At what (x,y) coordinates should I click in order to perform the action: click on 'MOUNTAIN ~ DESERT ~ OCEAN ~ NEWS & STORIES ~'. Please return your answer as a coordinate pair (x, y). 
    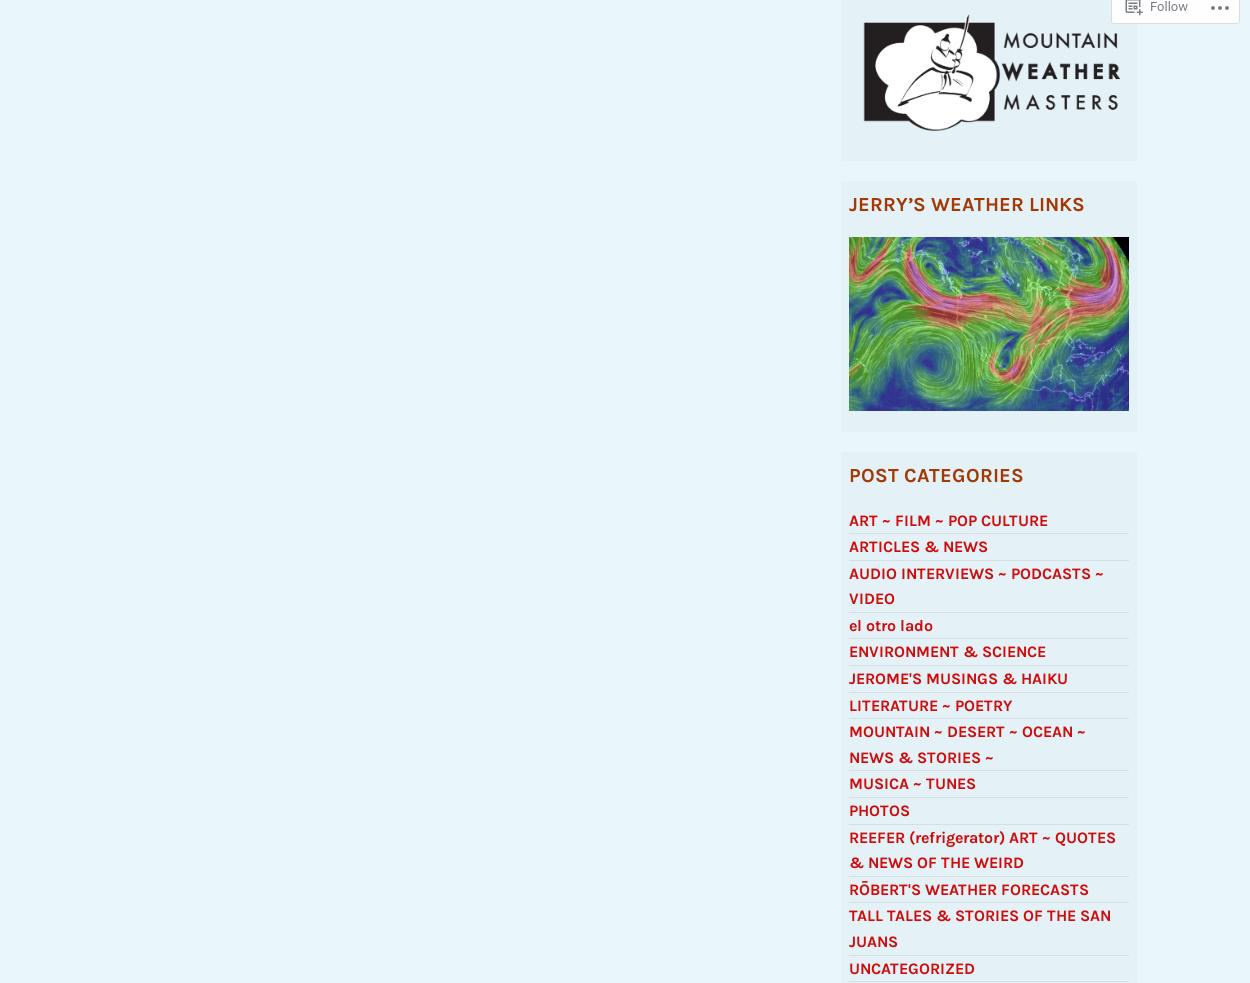
    Looking at the image, I should click on (966, 752).